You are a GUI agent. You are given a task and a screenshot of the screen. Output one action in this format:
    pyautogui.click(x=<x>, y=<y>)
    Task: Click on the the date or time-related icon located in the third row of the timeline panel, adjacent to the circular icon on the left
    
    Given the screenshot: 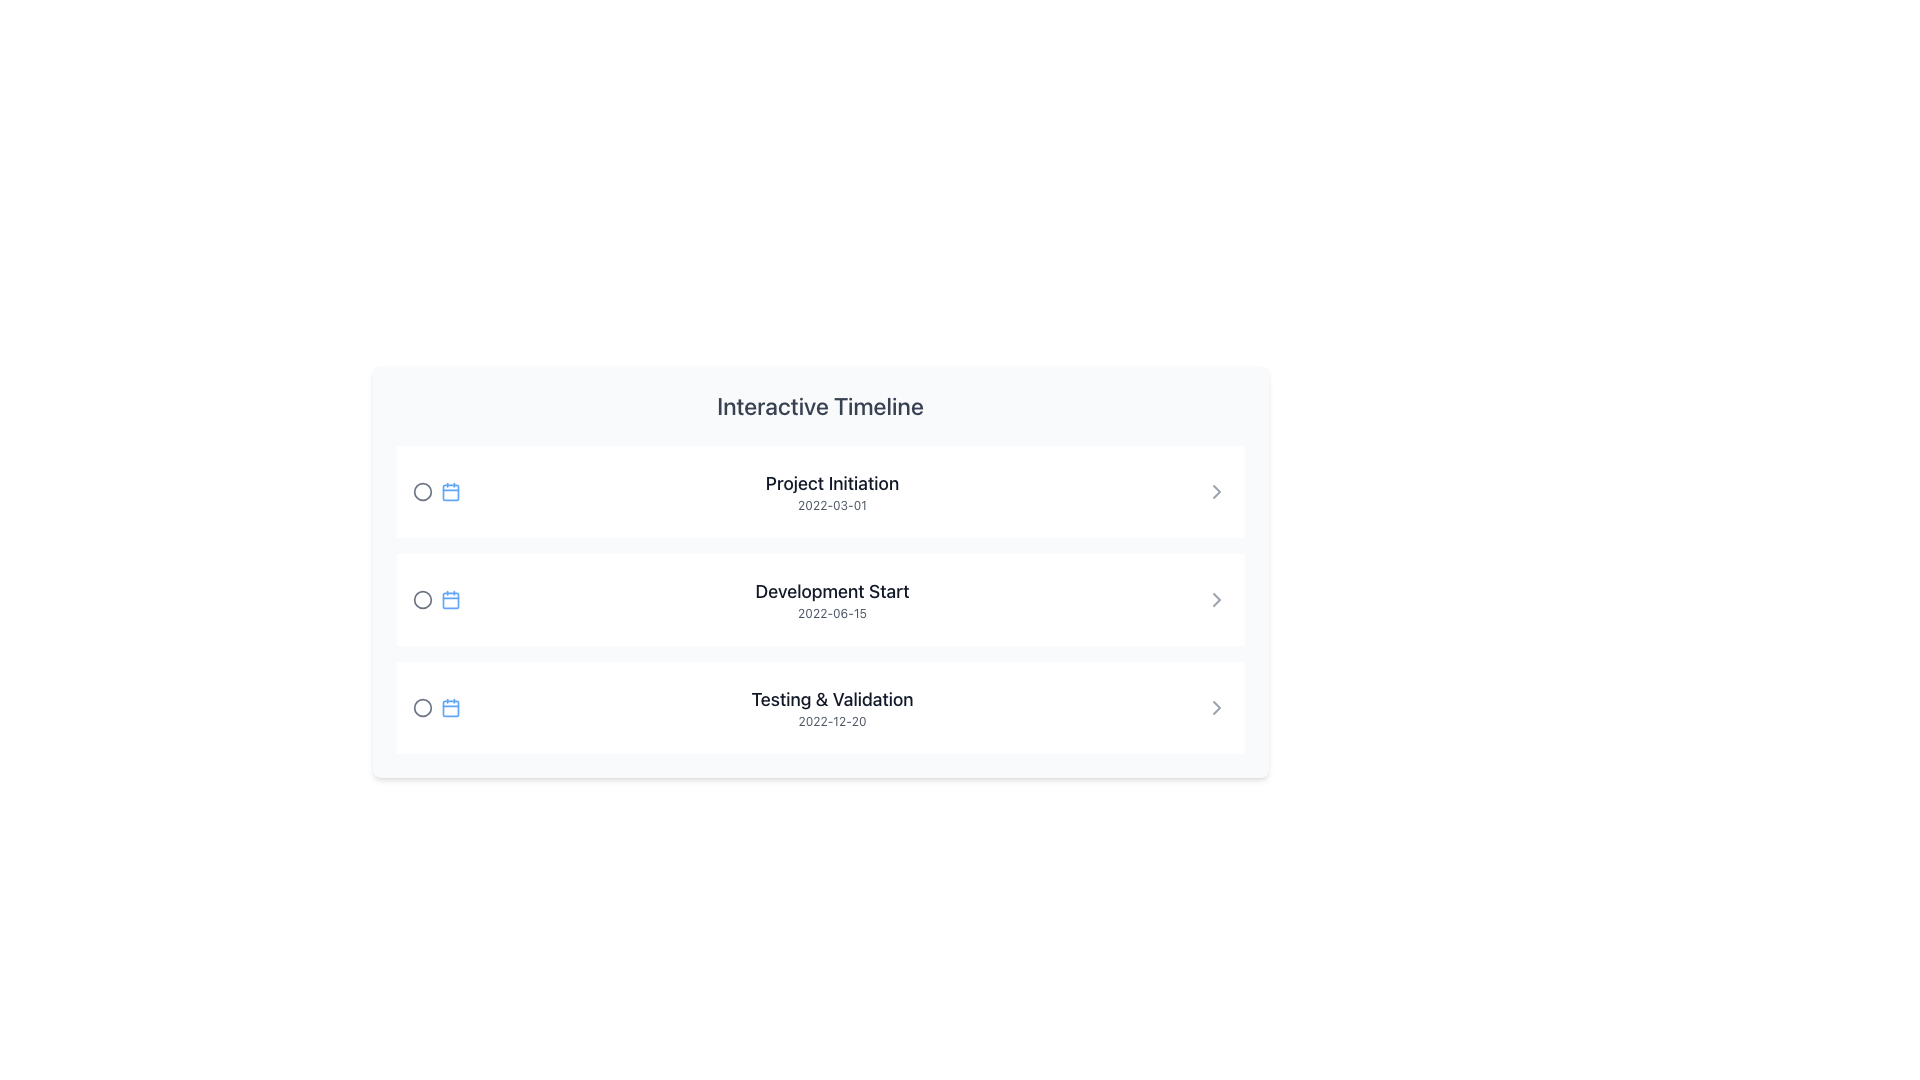 What is the action you would take?
    pyautogui.click(x=449, y=707)
    